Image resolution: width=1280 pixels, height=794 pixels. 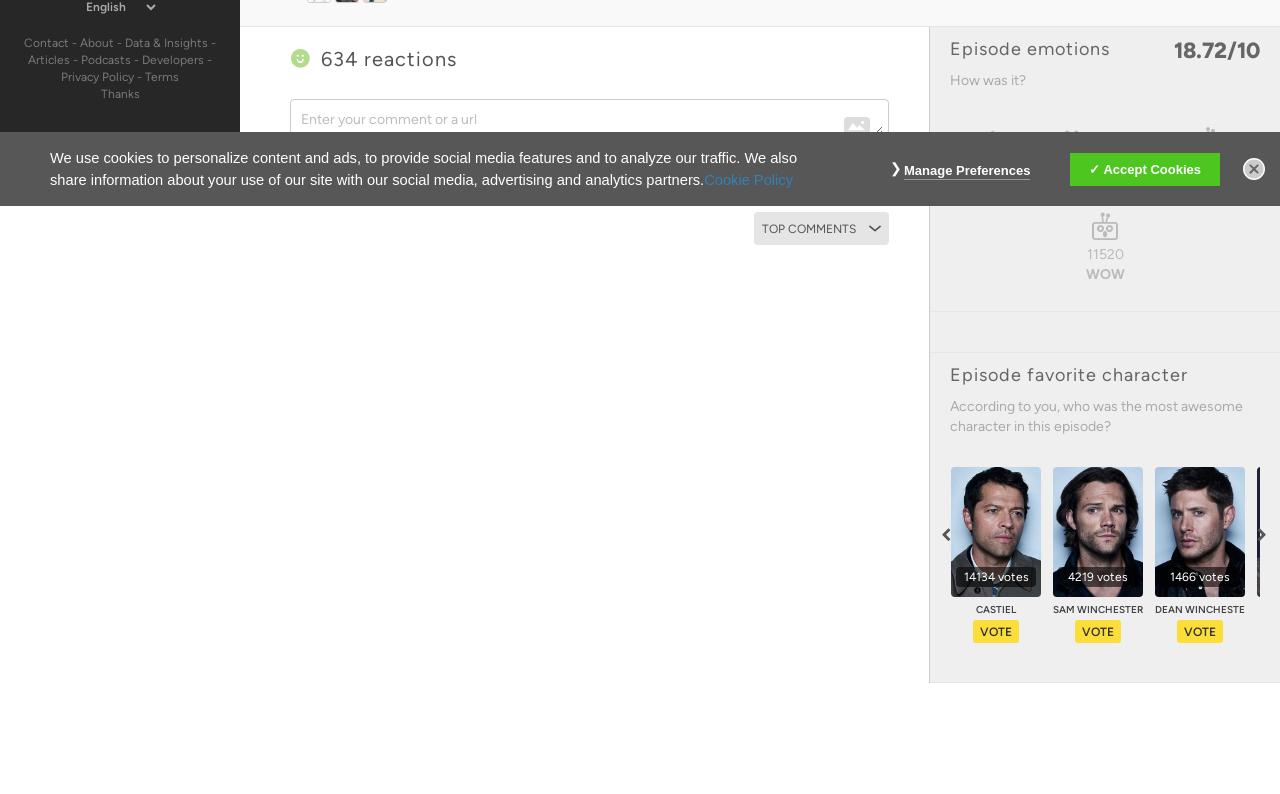 I want to click on '4219 votes', so click(x=1096, y=575).